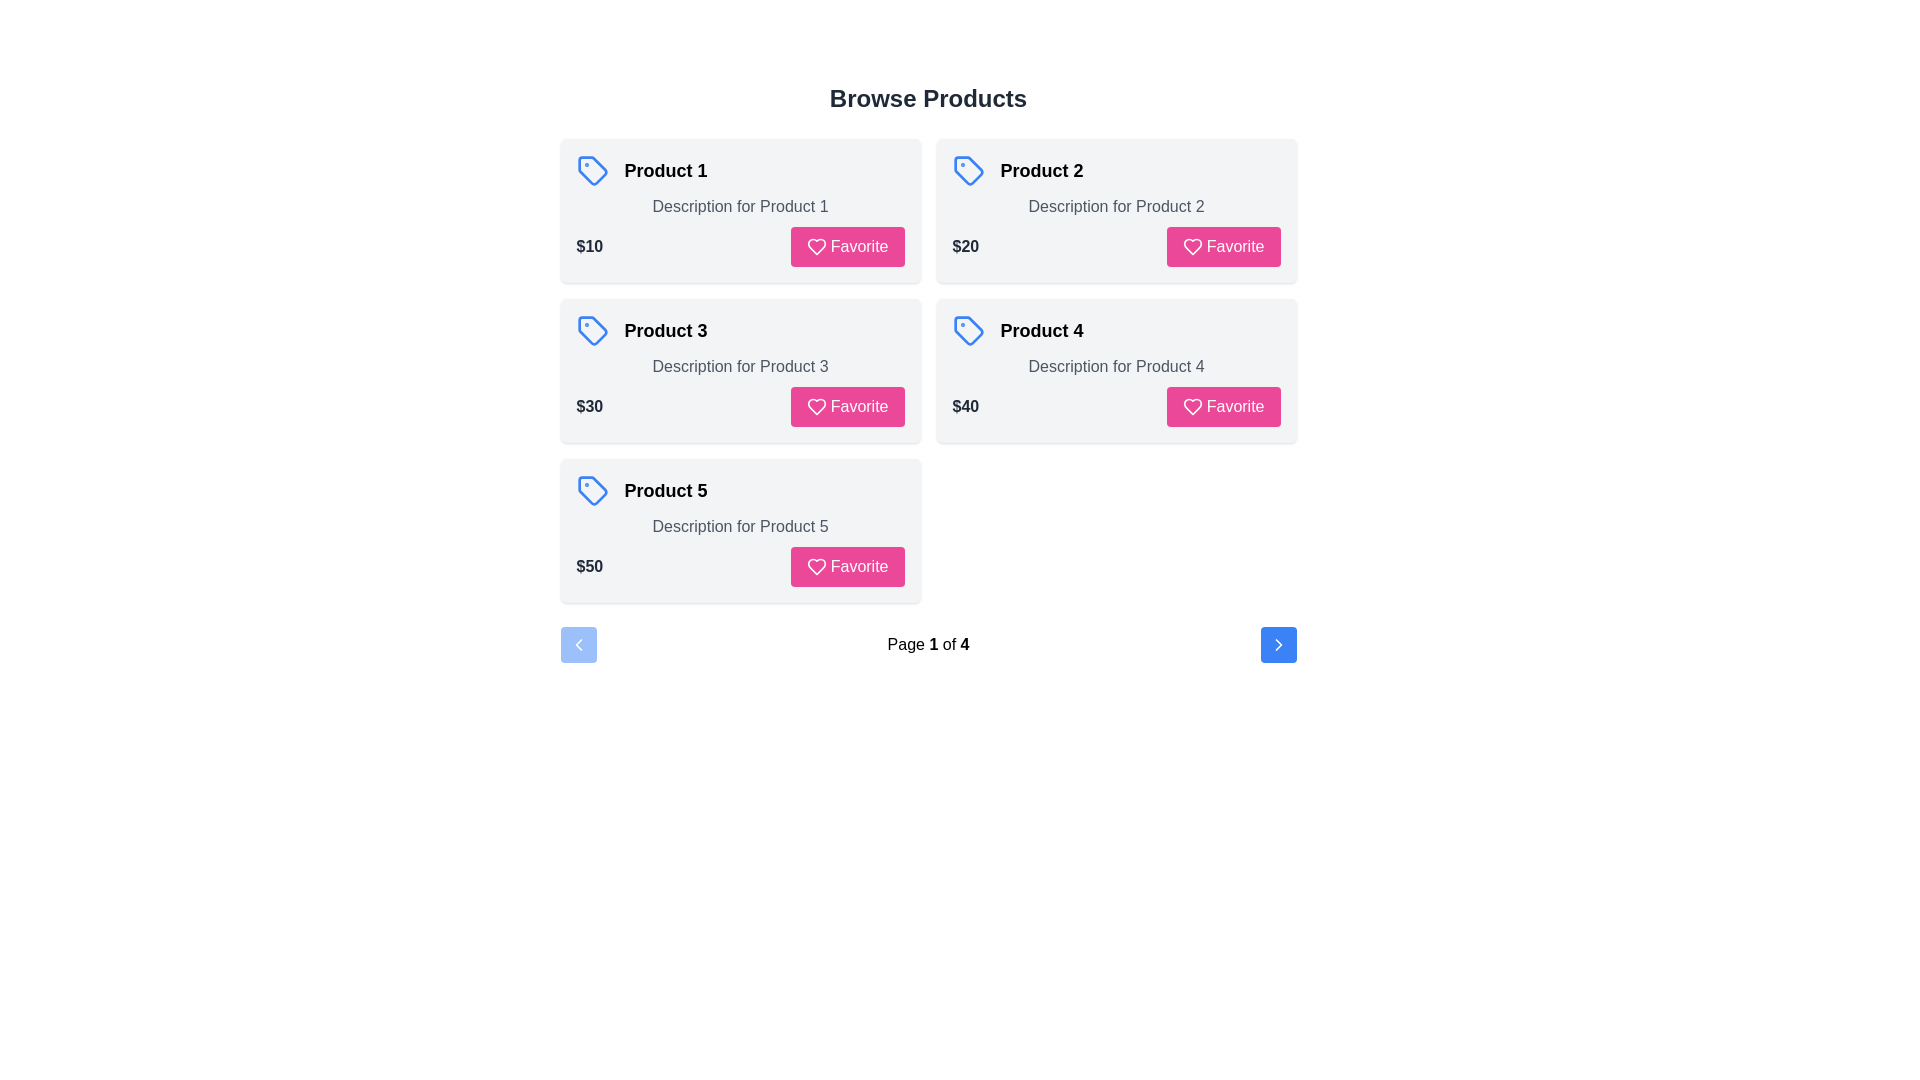  What do you see at coordinates (666, 330) in the screenshot?
I see `text content of the 'Product 3' label, which is displayed in bold font and is located next to a blue tag icon in the second row and first column of the grid layout` at bounding box center [666, 330].